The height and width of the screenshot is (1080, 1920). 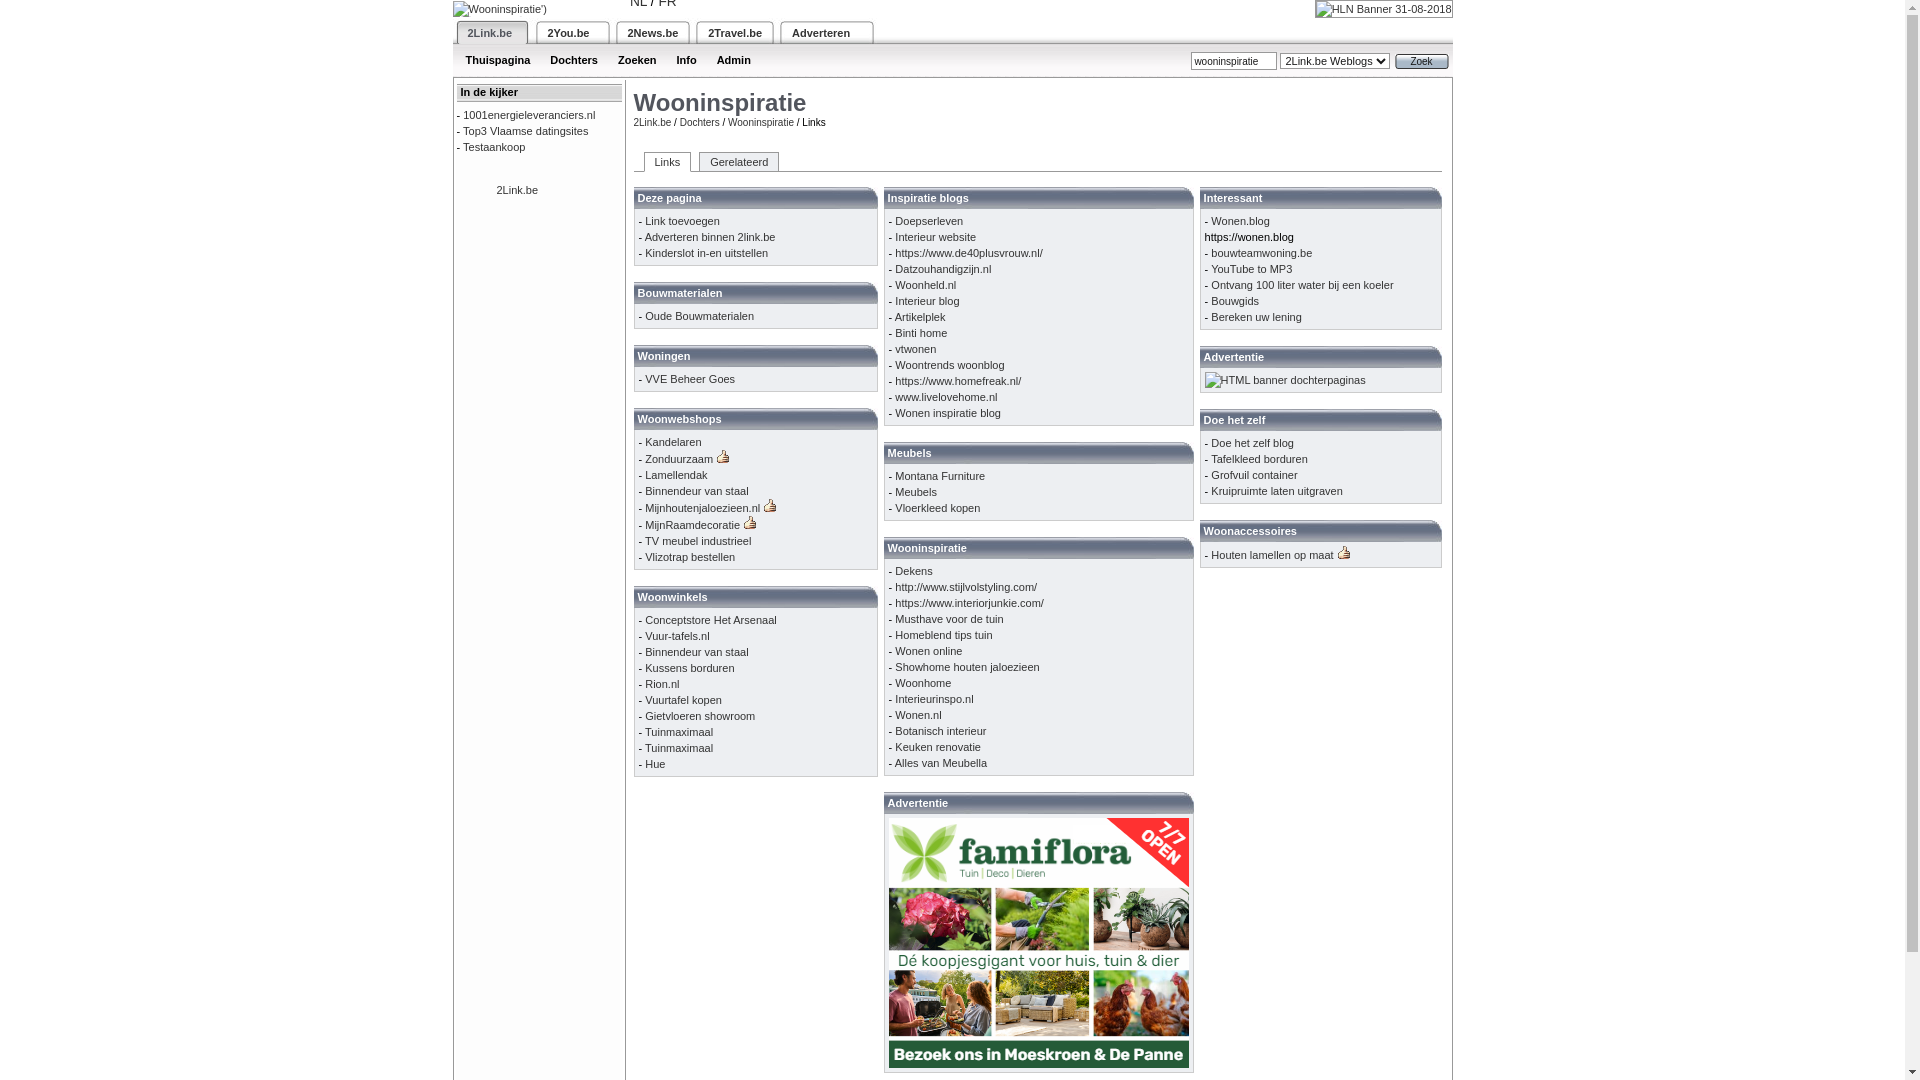 I want to click on 'Wonen.nl', so click(x=916, y=713).